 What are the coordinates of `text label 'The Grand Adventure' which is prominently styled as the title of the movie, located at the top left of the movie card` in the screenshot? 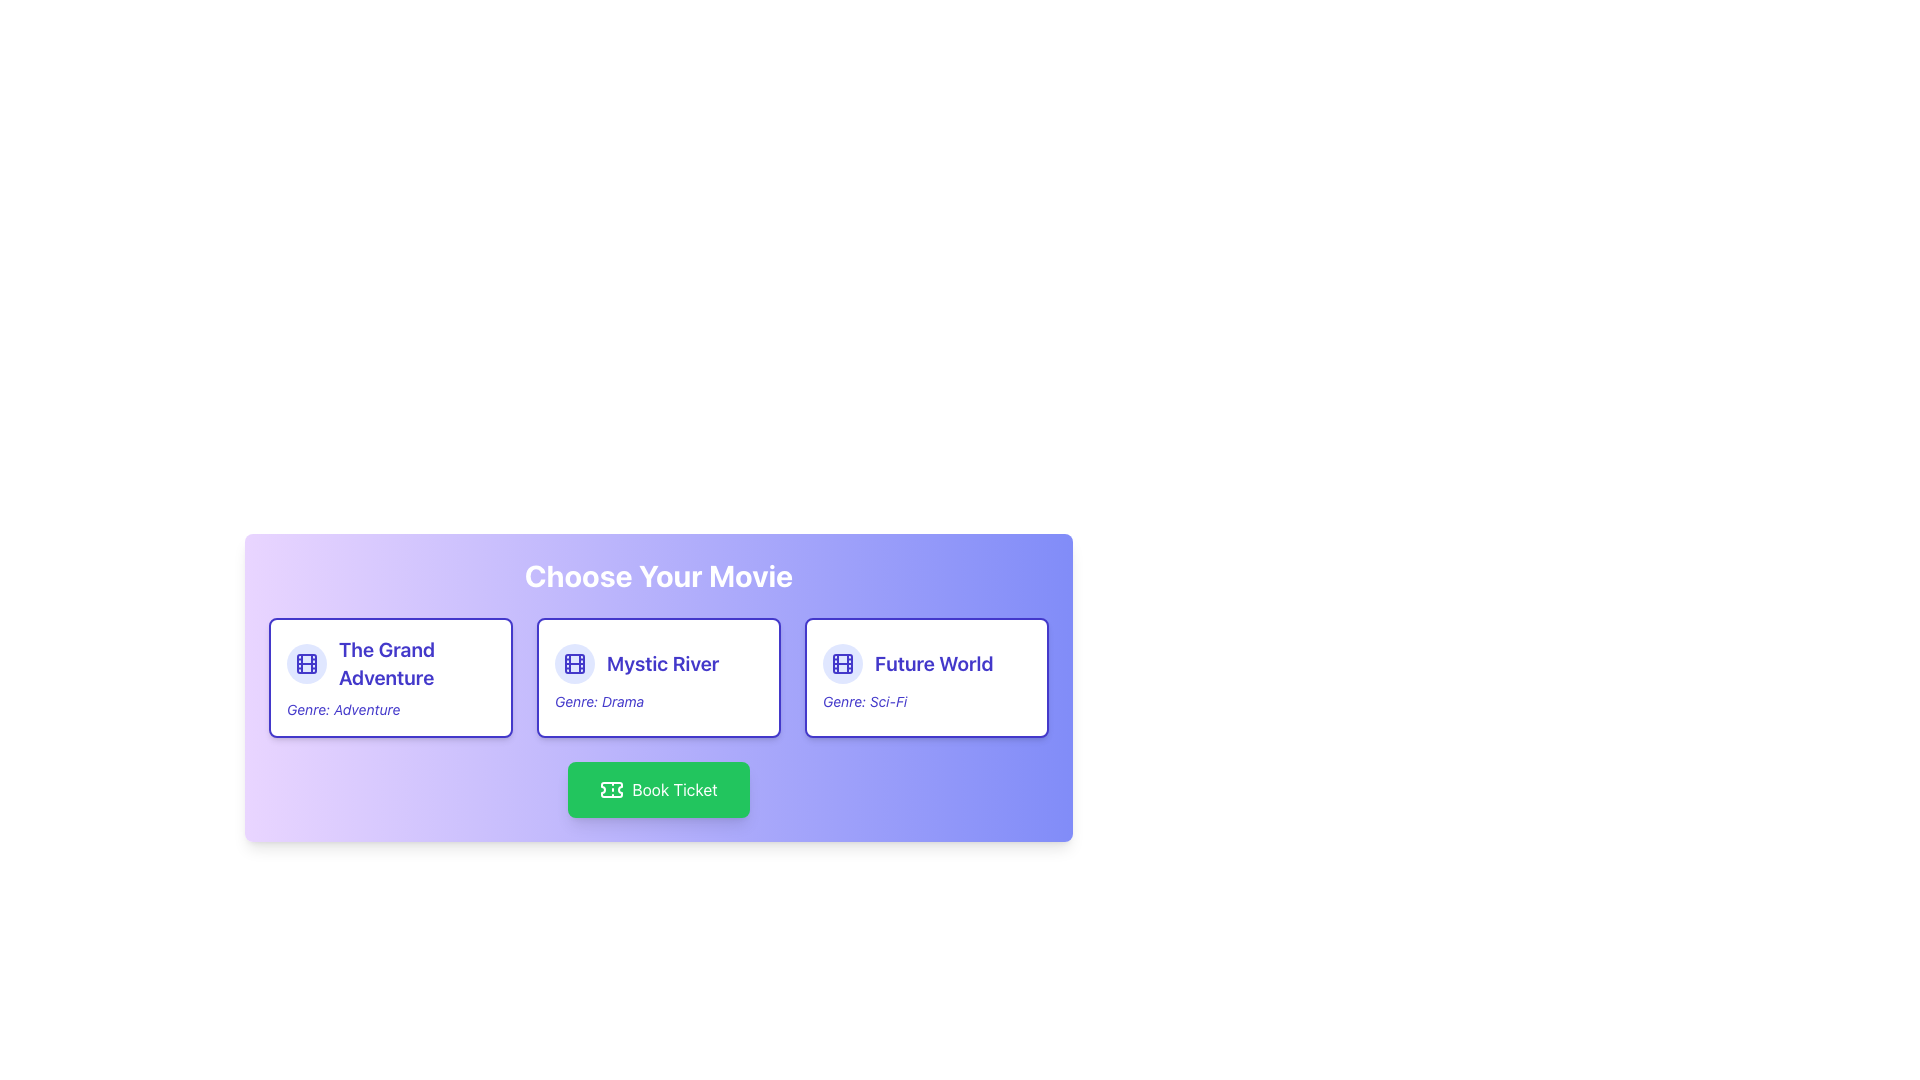 It's located at (390, 663).